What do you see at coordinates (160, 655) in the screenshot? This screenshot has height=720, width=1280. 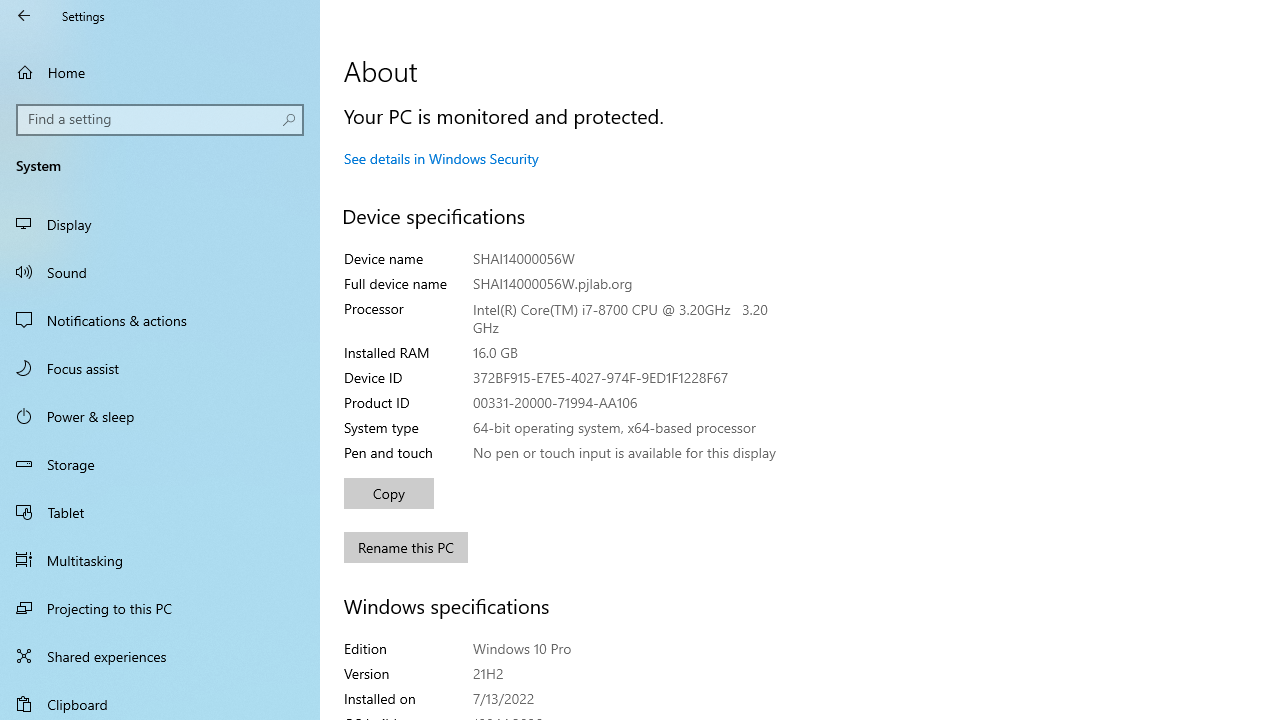 I see `'Shared experiences'` at bounding box center [160, 655].